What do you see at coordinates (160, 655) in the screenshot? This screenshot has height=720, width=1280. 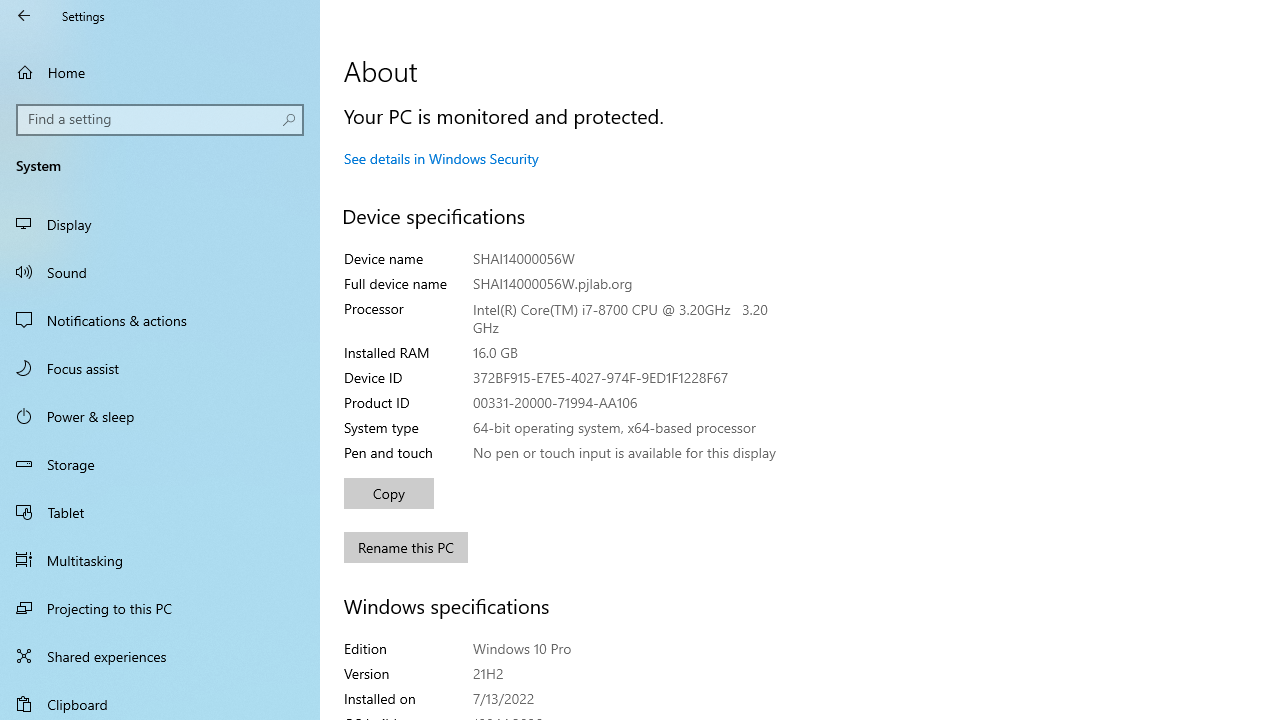 I see `'Shared experiences'` at bounding box center [160, 655].